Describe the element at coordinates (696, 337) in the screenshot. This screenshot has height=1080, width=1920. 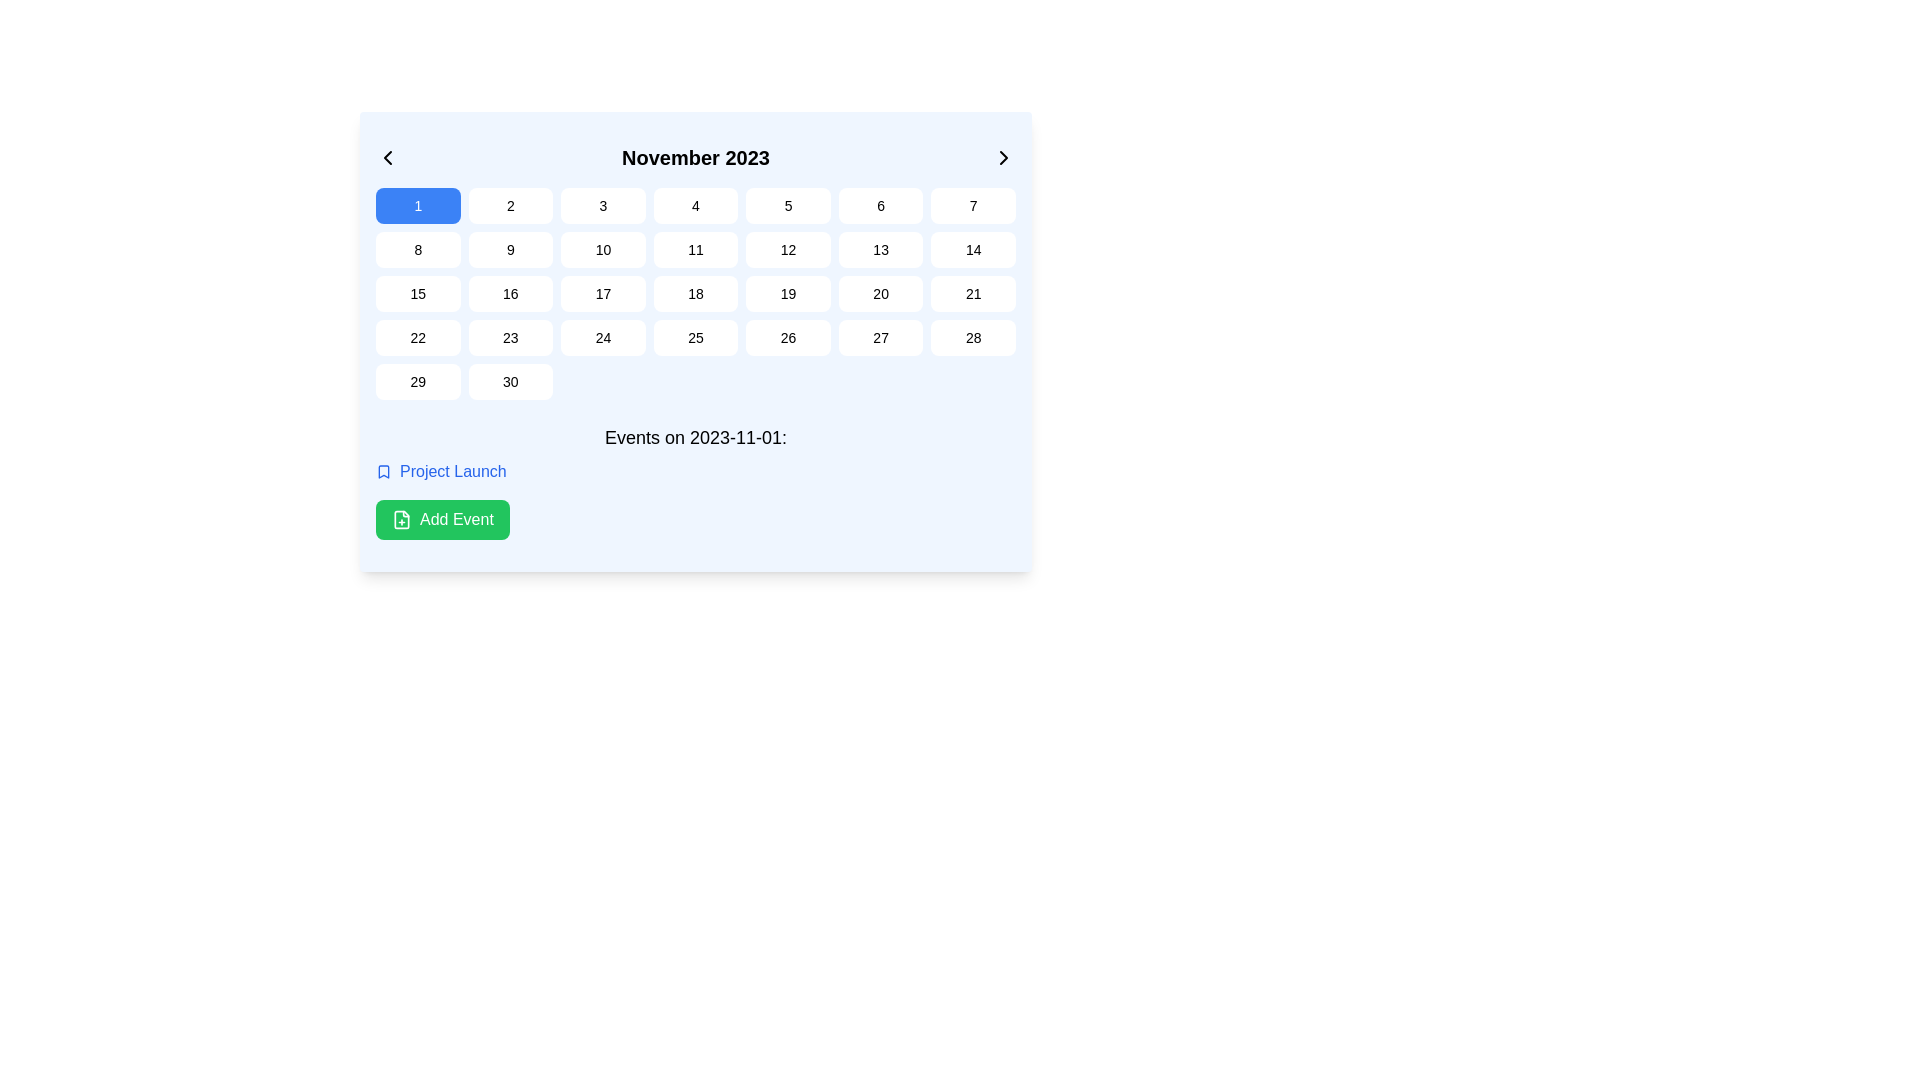
I see `the square-shaped button with a rounded border, containing the text '25' in bold black font` at that location.